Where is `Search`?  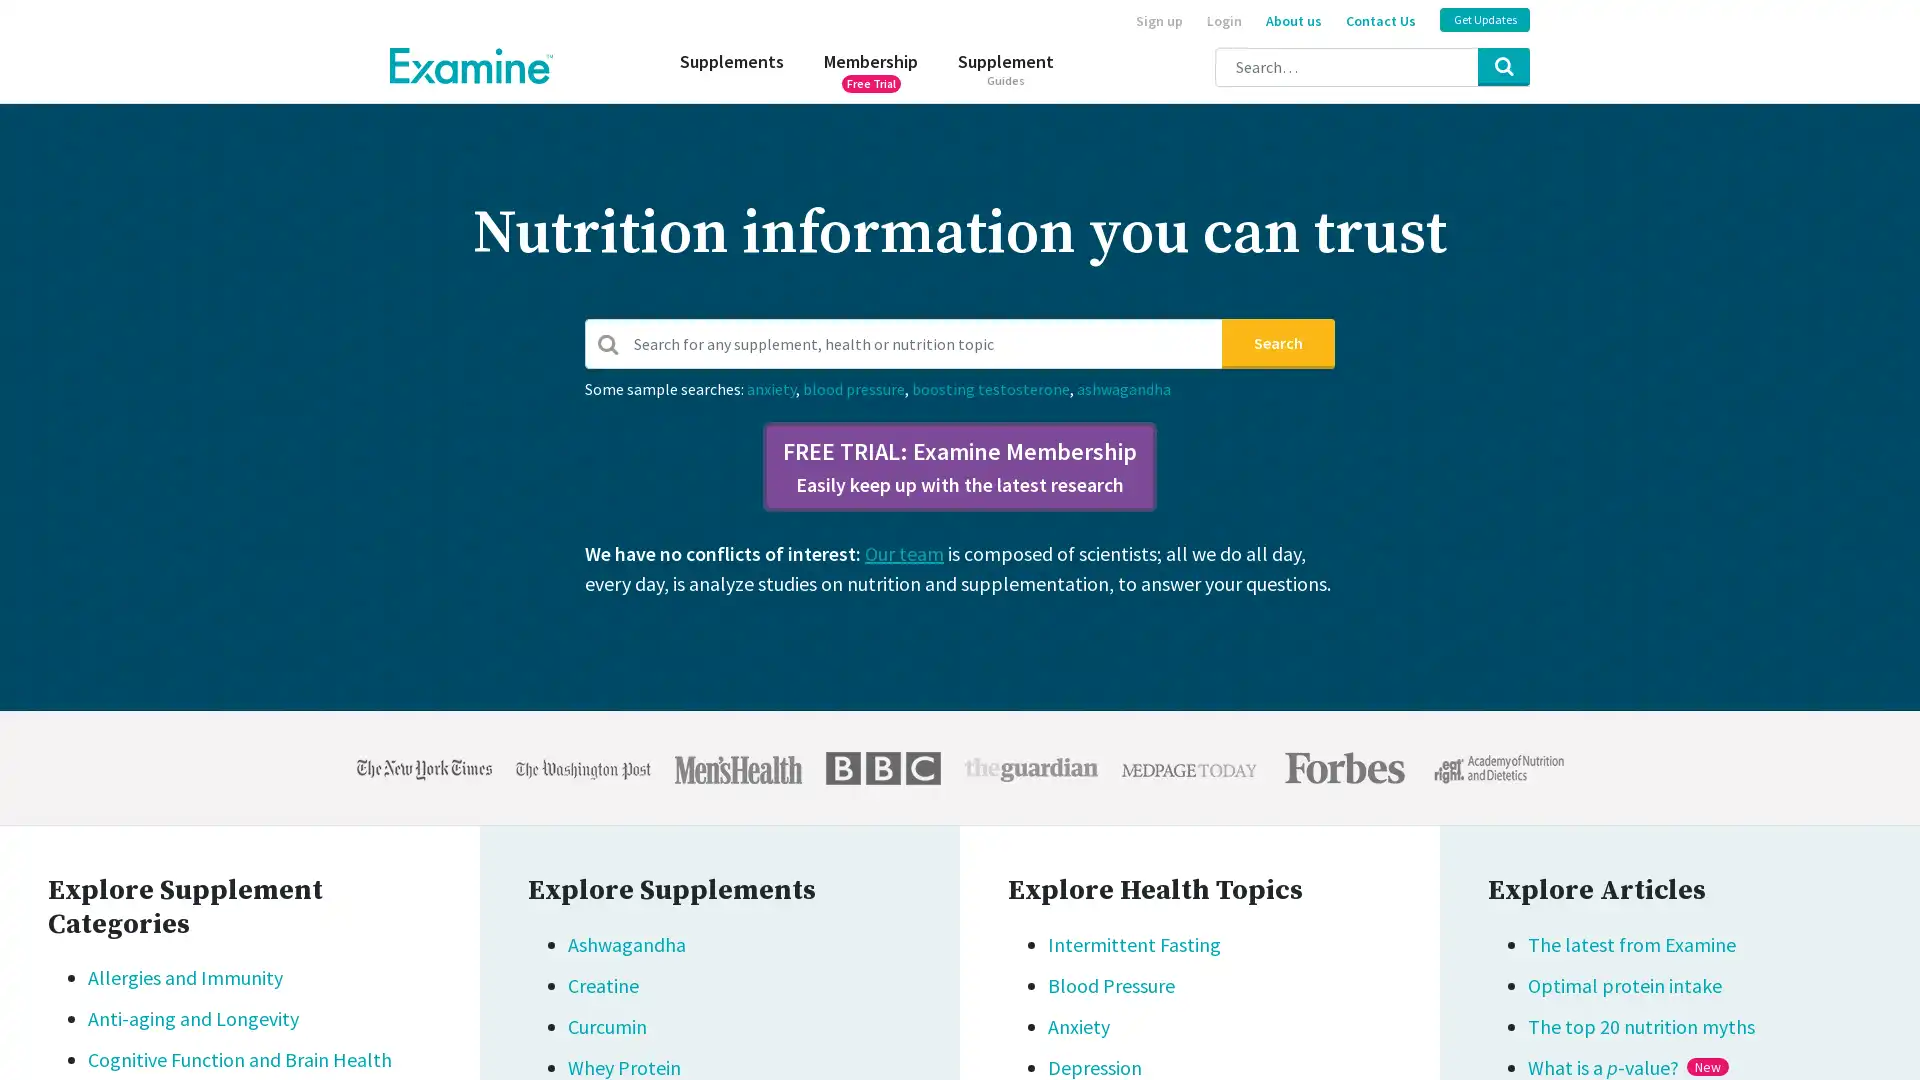
Search is located at coordinates (1277, 342).